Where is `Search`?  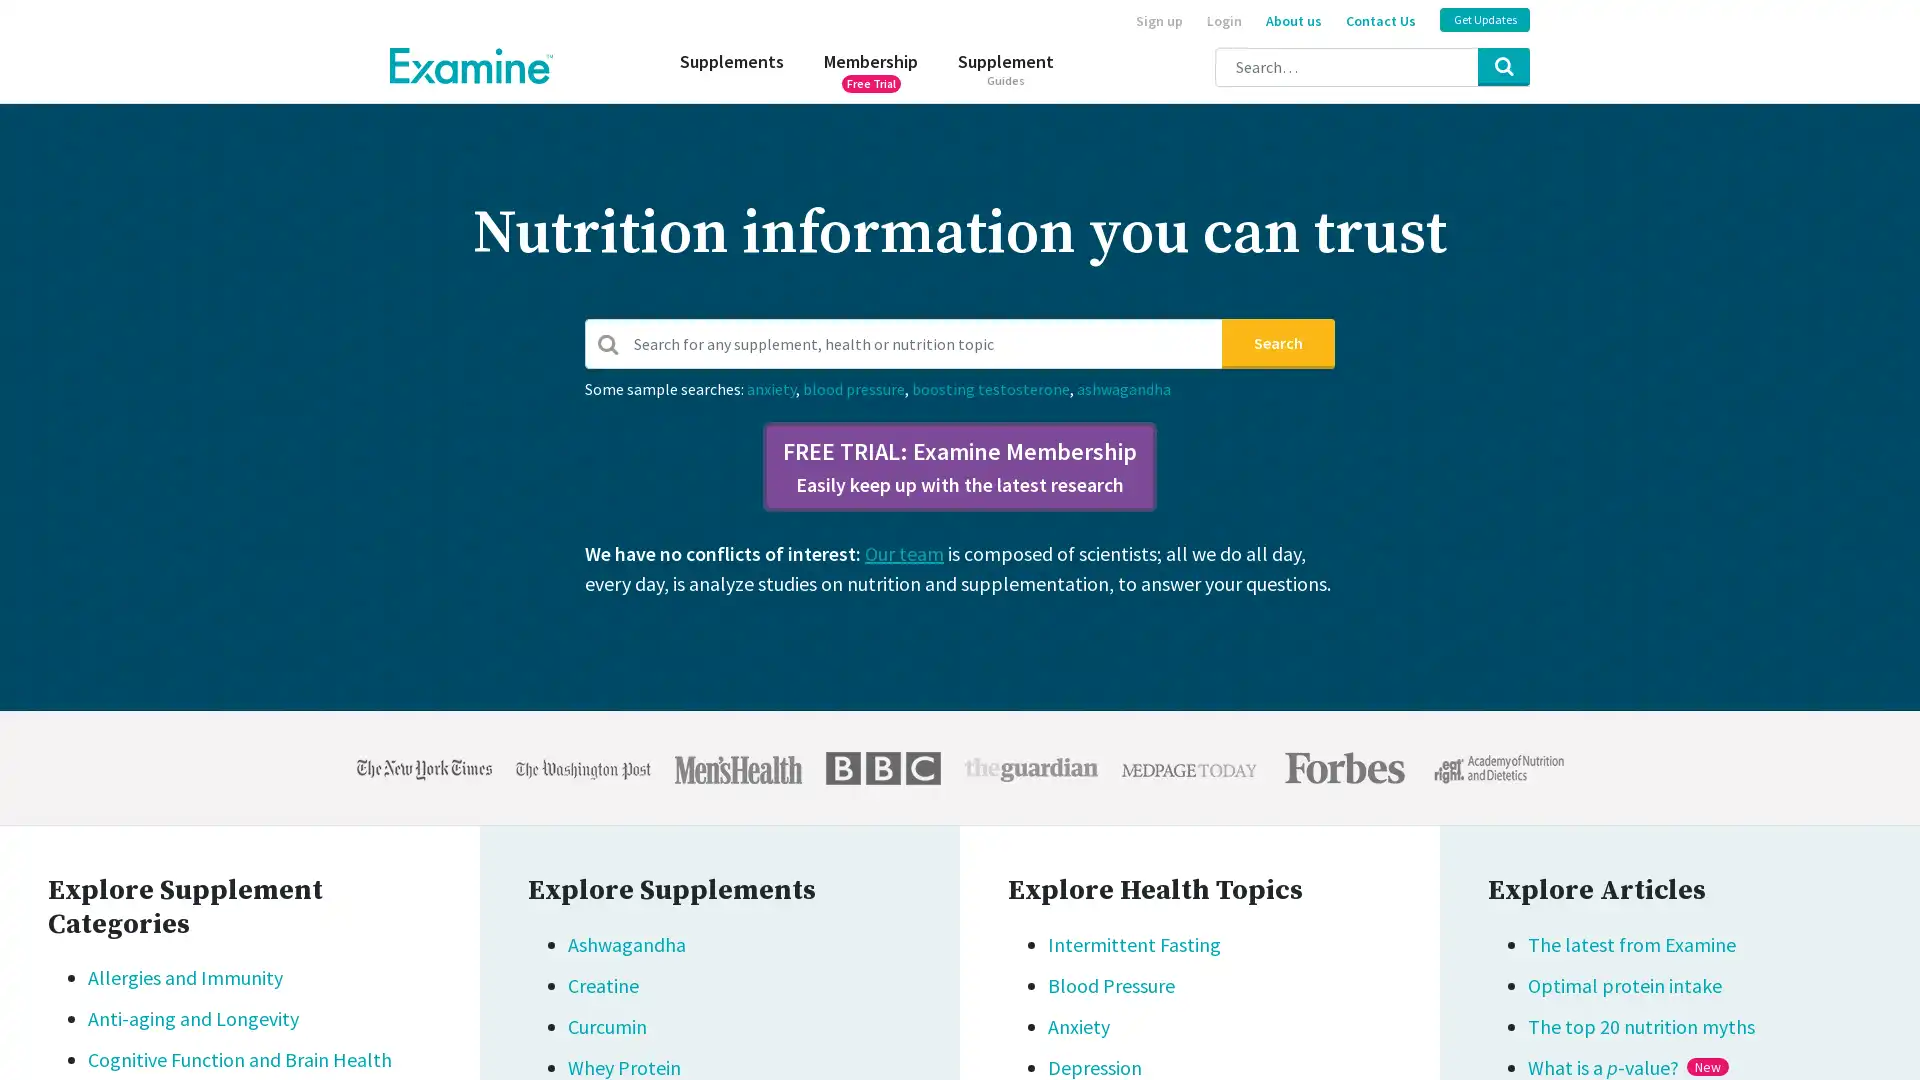
Search is located at coordinates (1277, 342).